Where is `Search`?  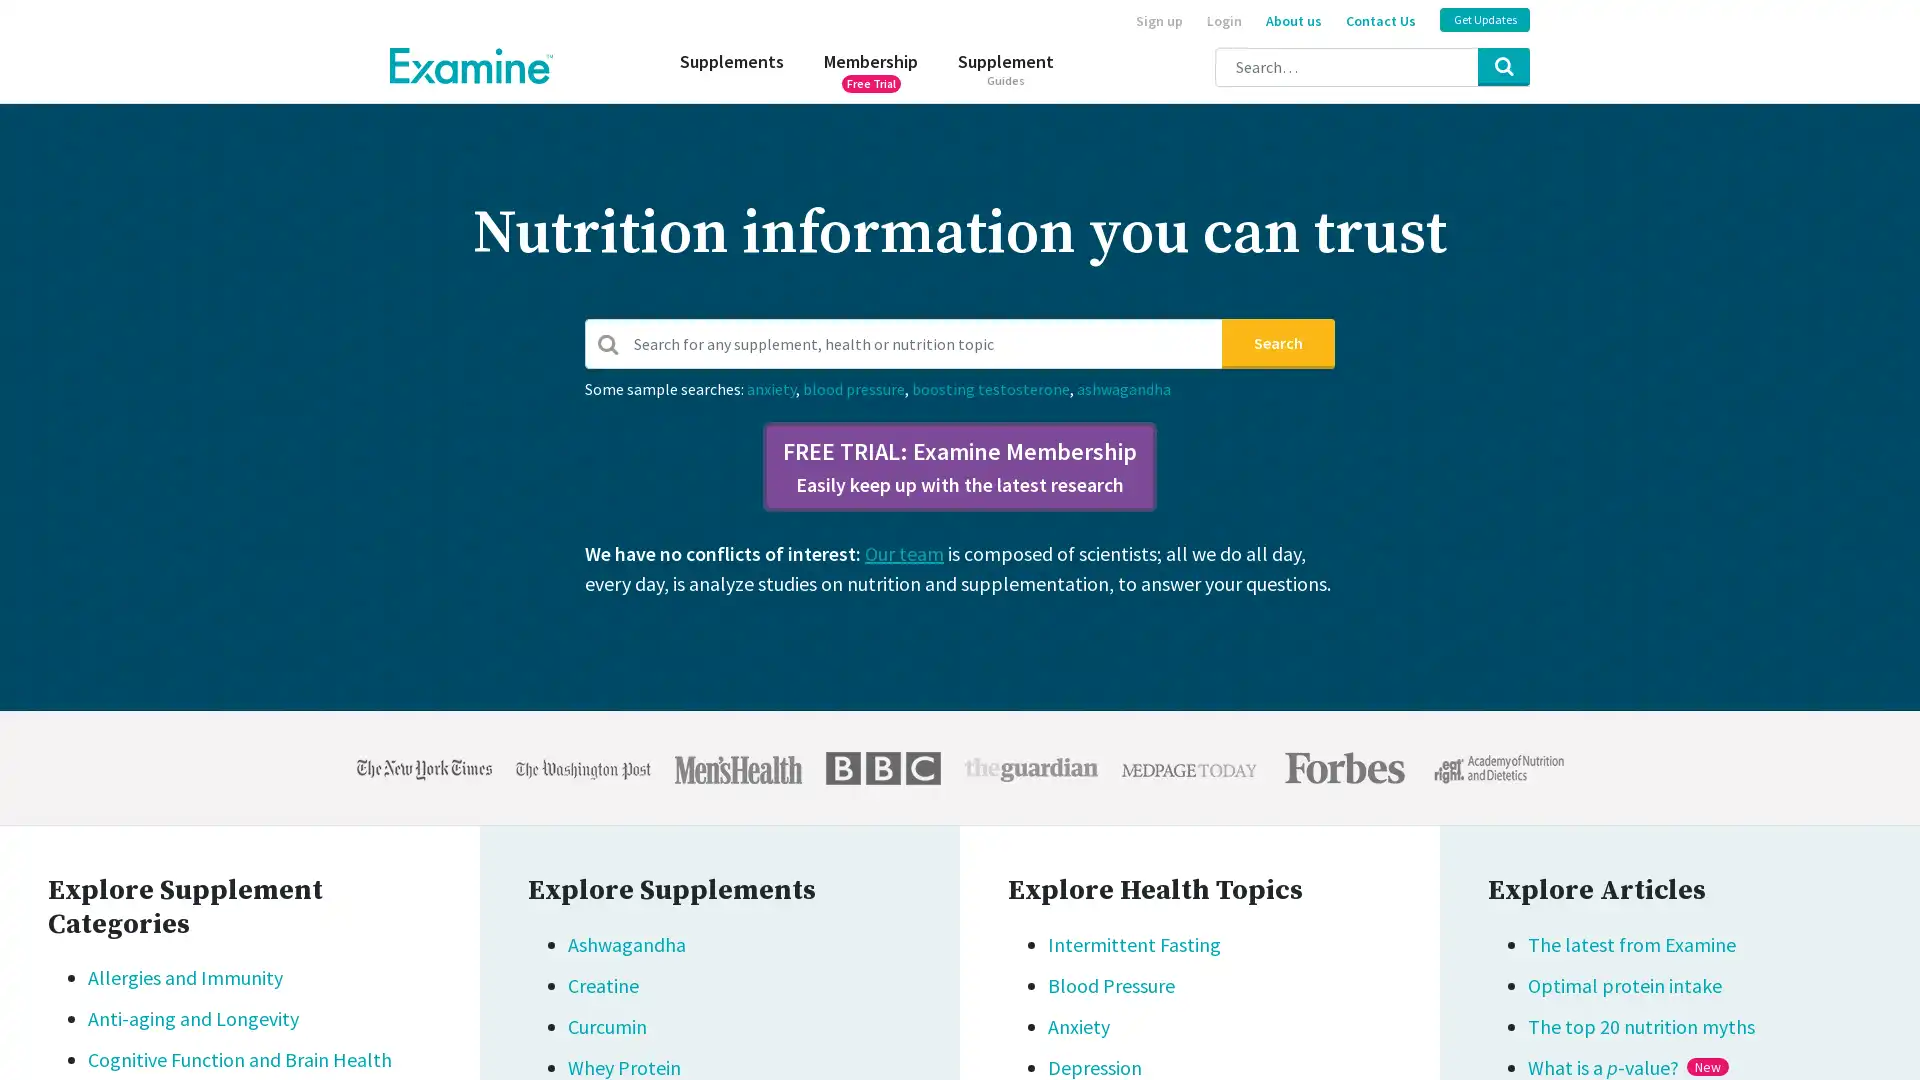
Search is located at coordinates (1277, 342).